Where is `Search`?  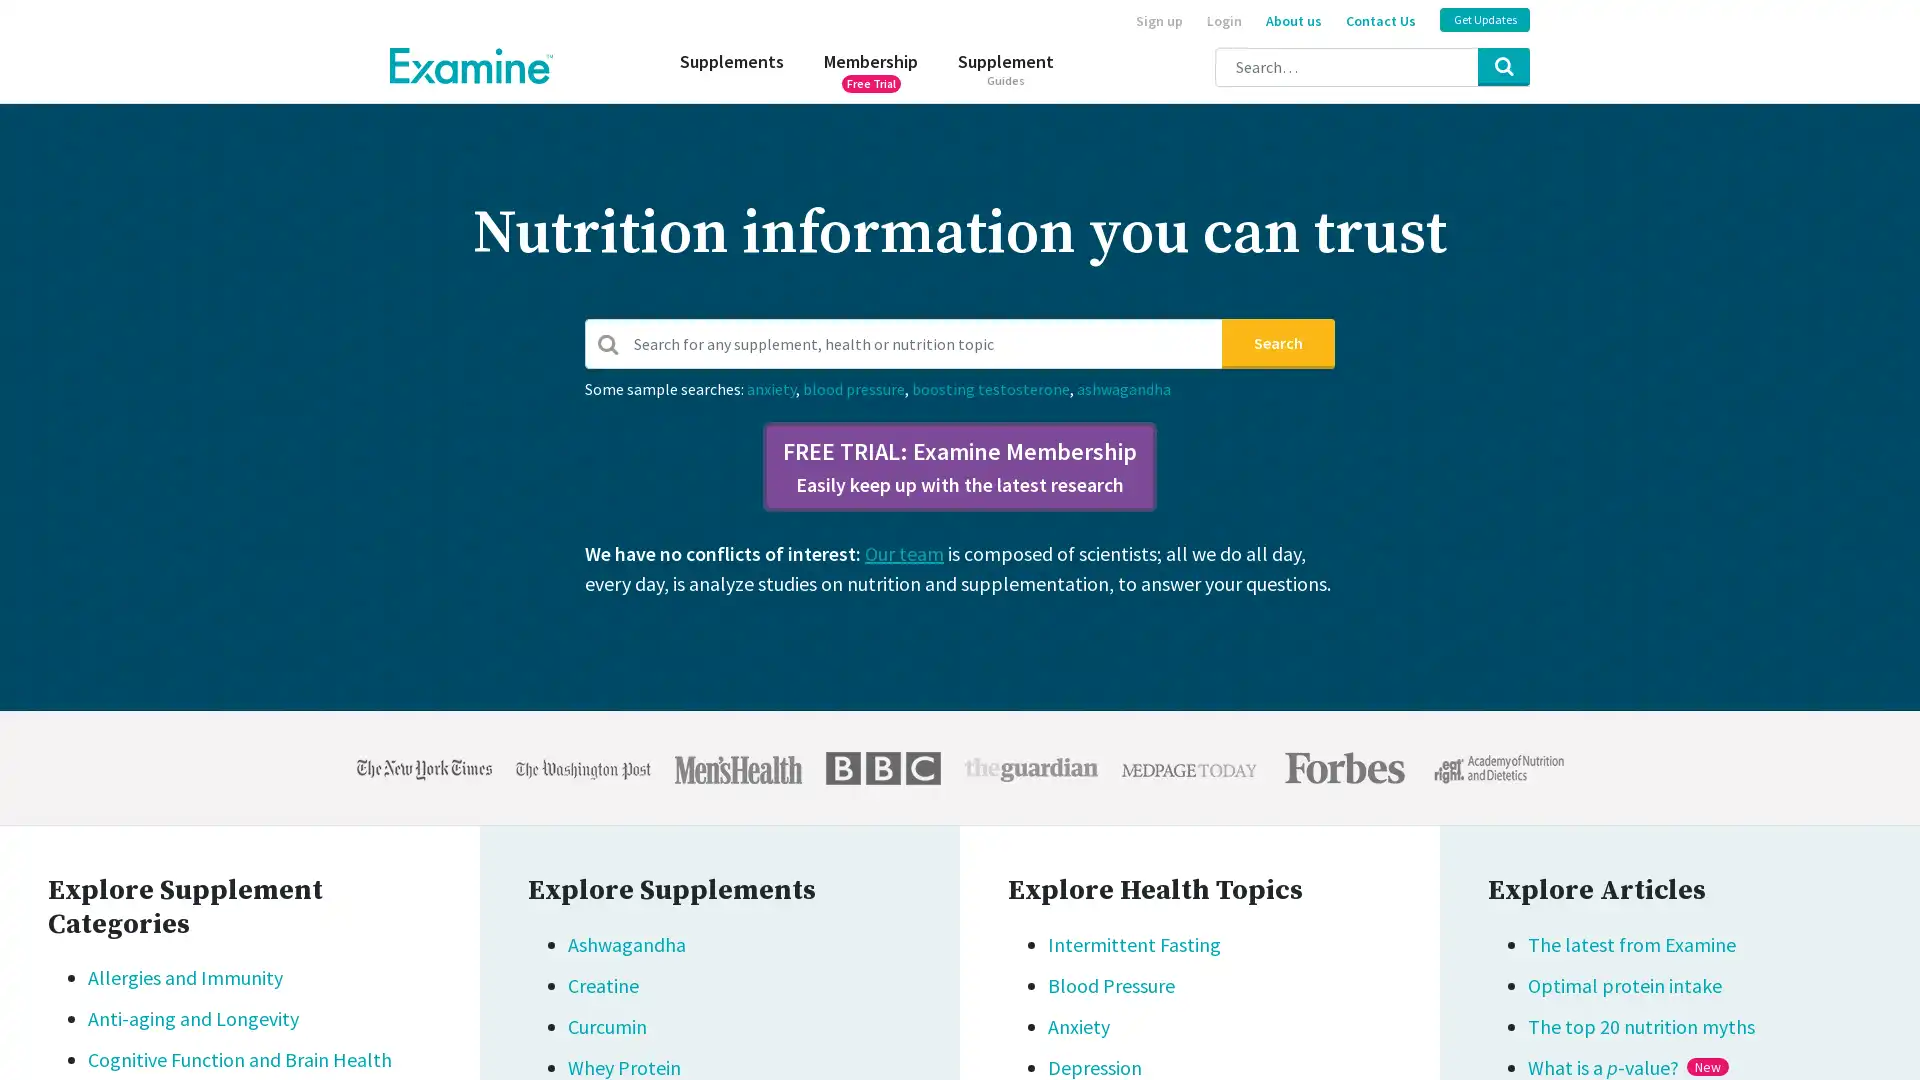
Search is located at coordinates (1277, 342).